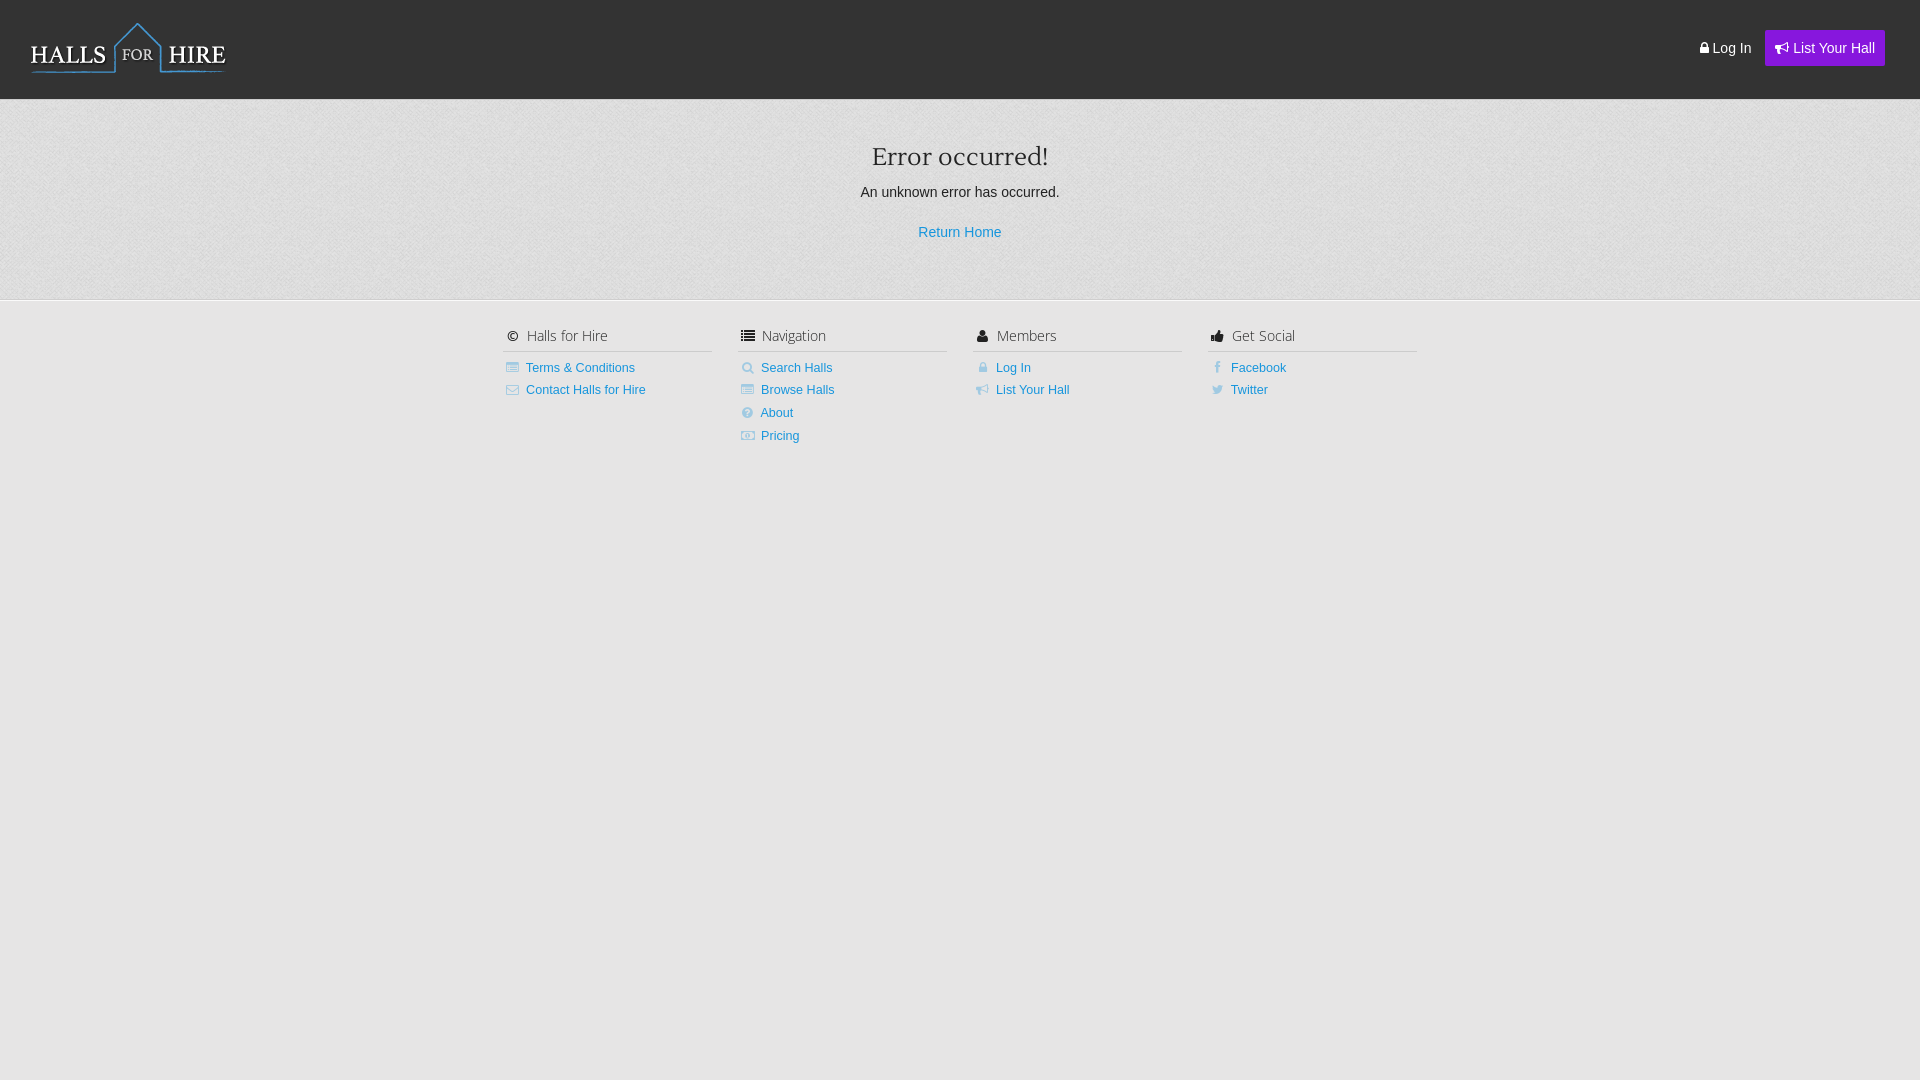 The image size is (1920, 1080). Describe the element at coordinates (843, 435) in the screenshot. I see `'Pricing'` at that location.